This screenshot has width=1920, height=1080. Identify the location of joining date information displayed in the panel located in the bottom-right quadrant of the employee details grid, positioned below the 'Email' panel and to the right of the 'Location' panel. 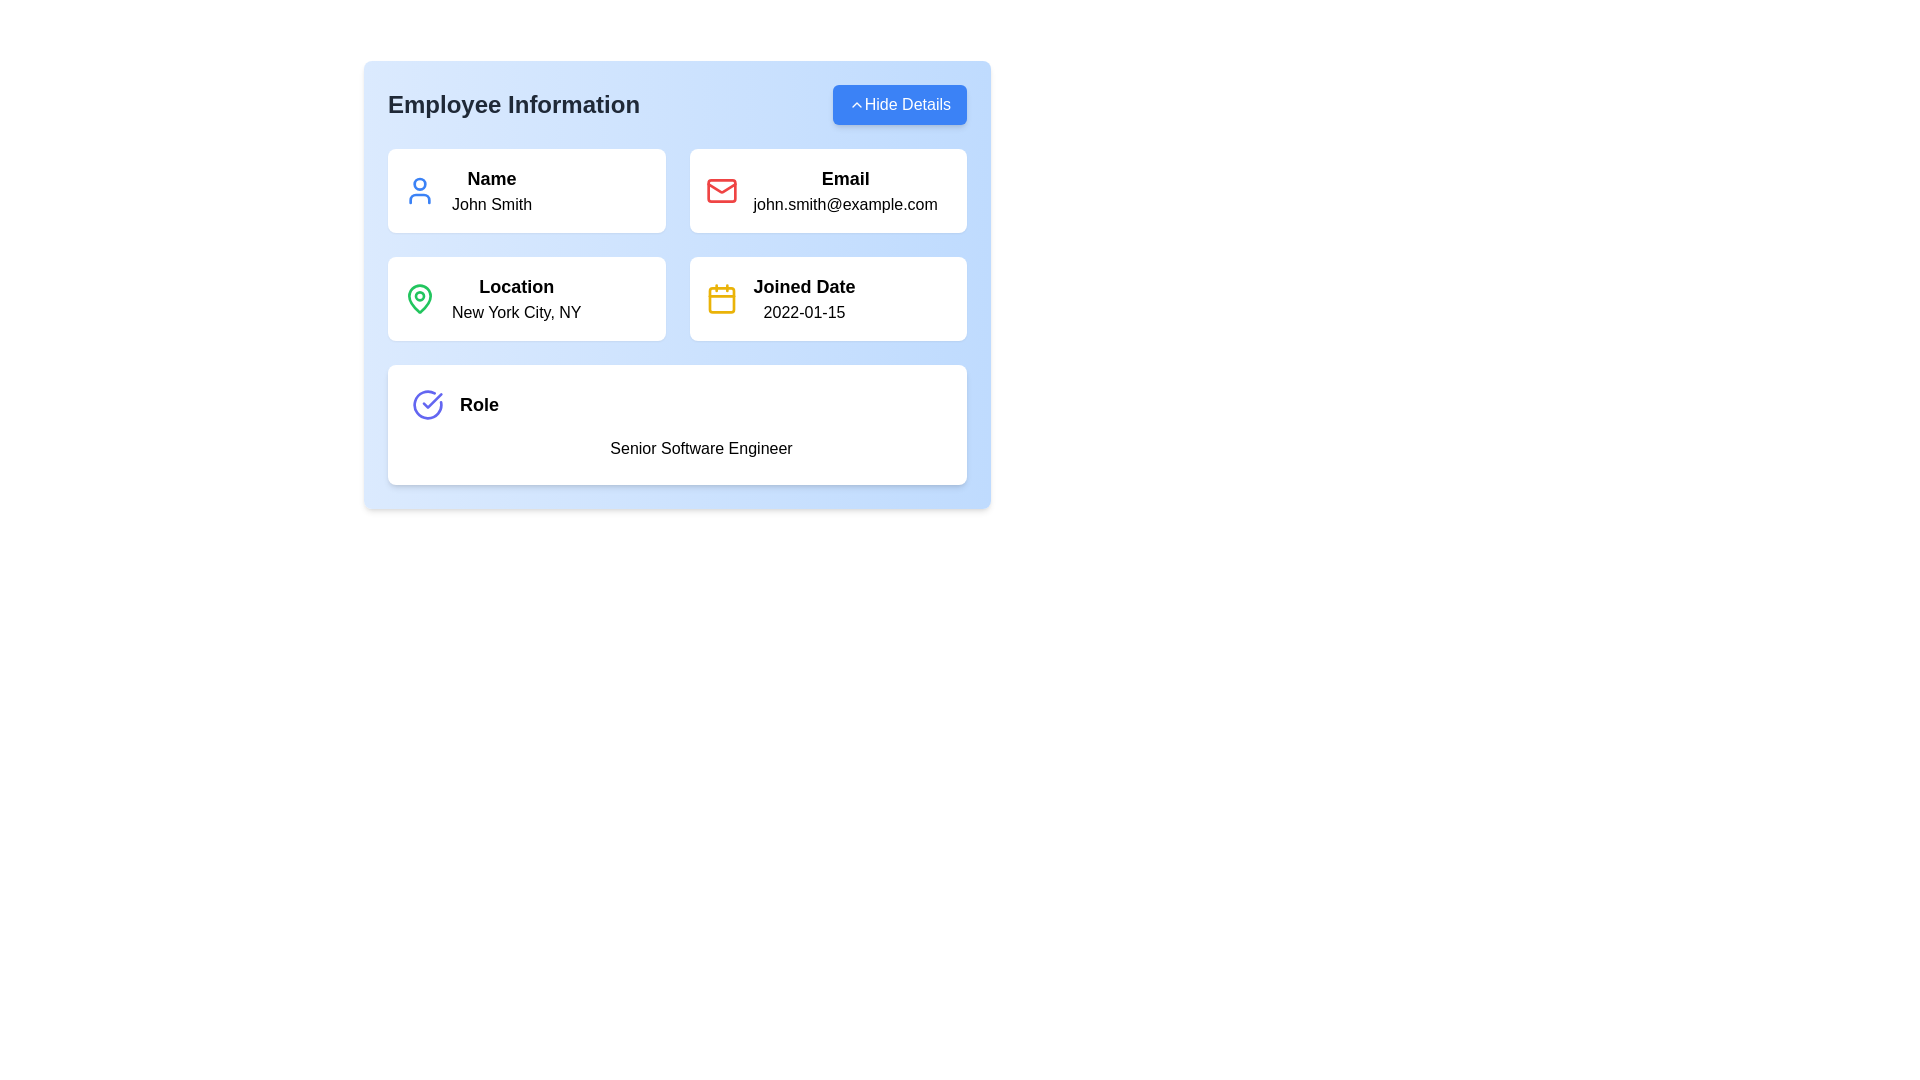
(828, 299).